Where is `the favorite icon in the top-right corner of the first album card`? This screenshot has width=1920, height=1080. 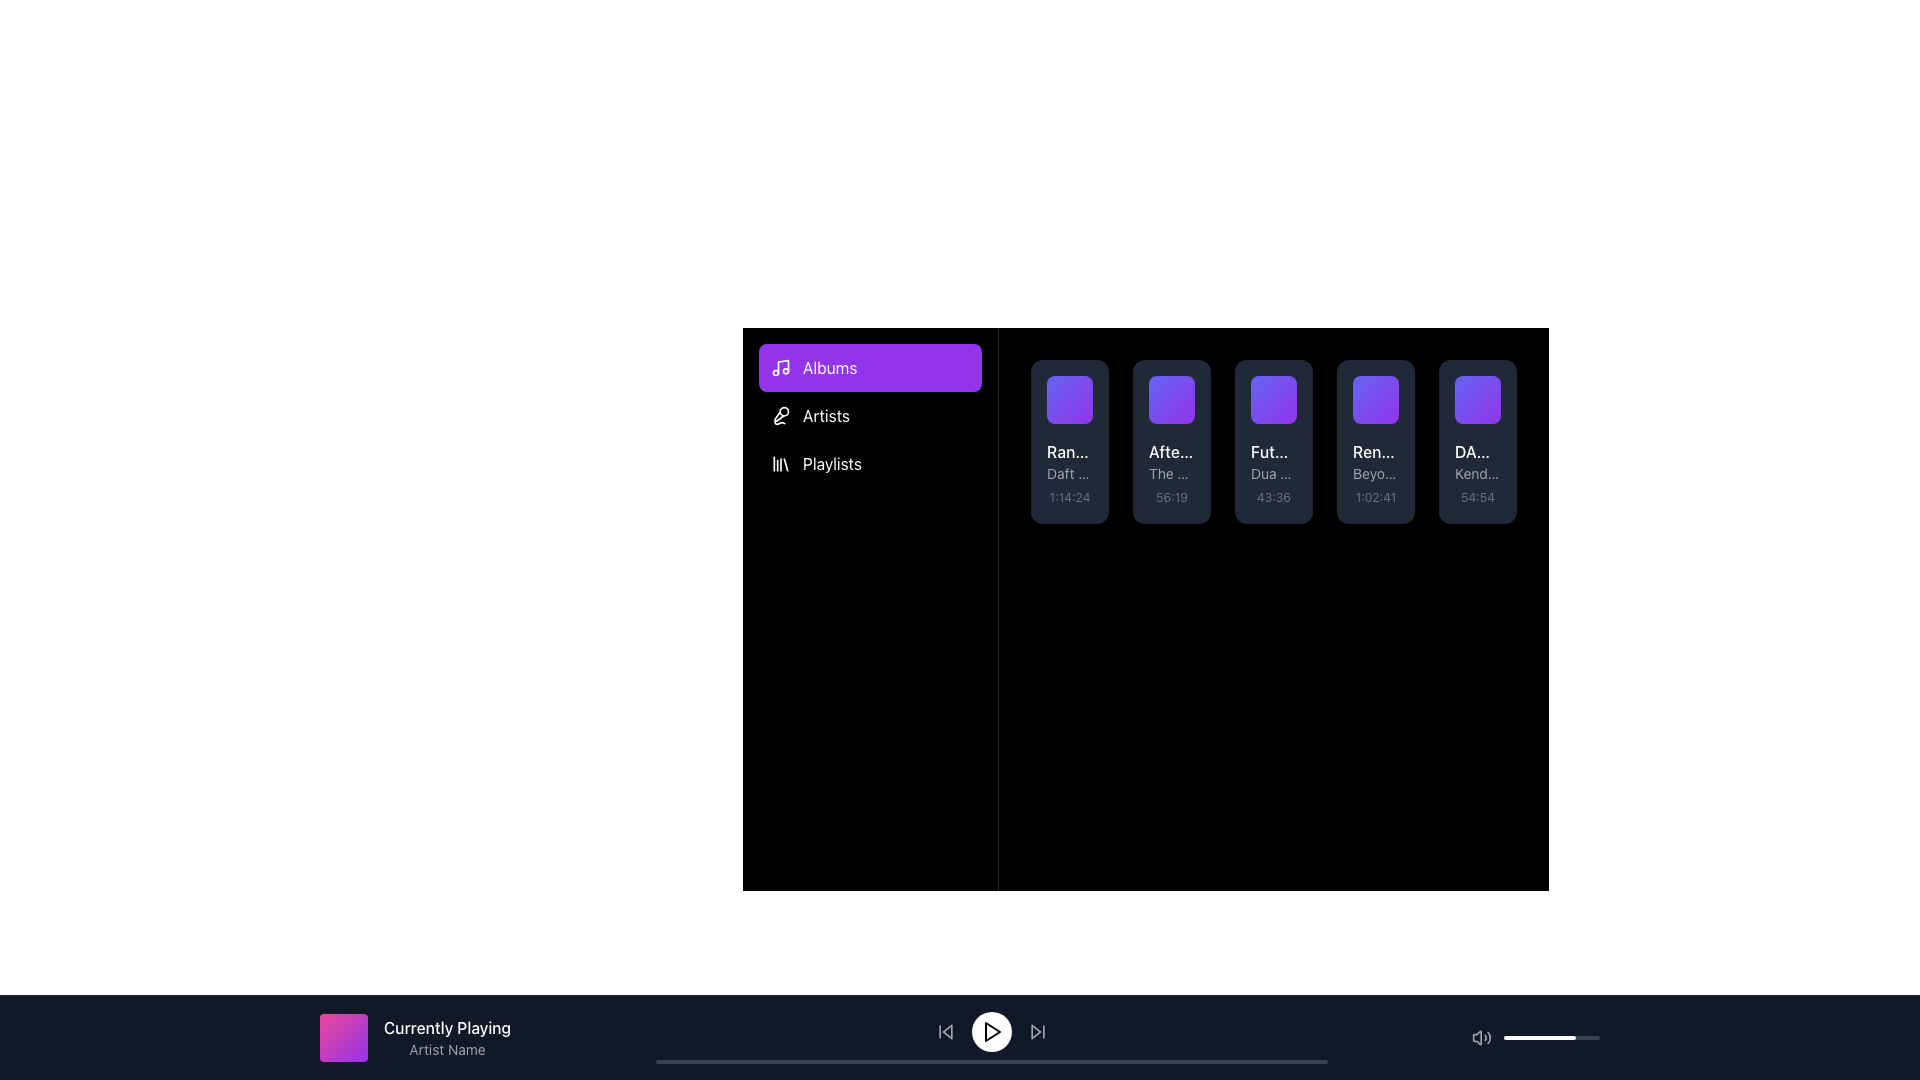 the favorite icon in the top-right corner of the first album card is located at coordinates (1079, 388).